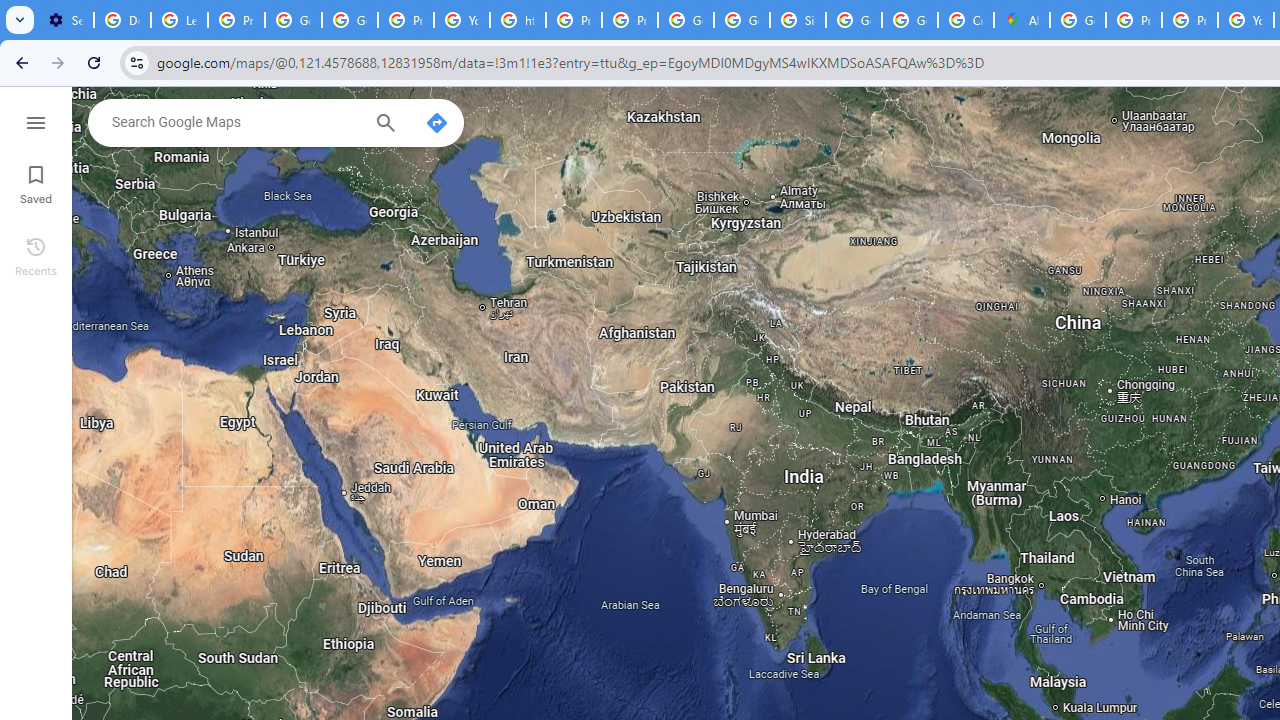 This screenshot has height=720, width=1280. I want to click on 'Recents', so click(35, 253).